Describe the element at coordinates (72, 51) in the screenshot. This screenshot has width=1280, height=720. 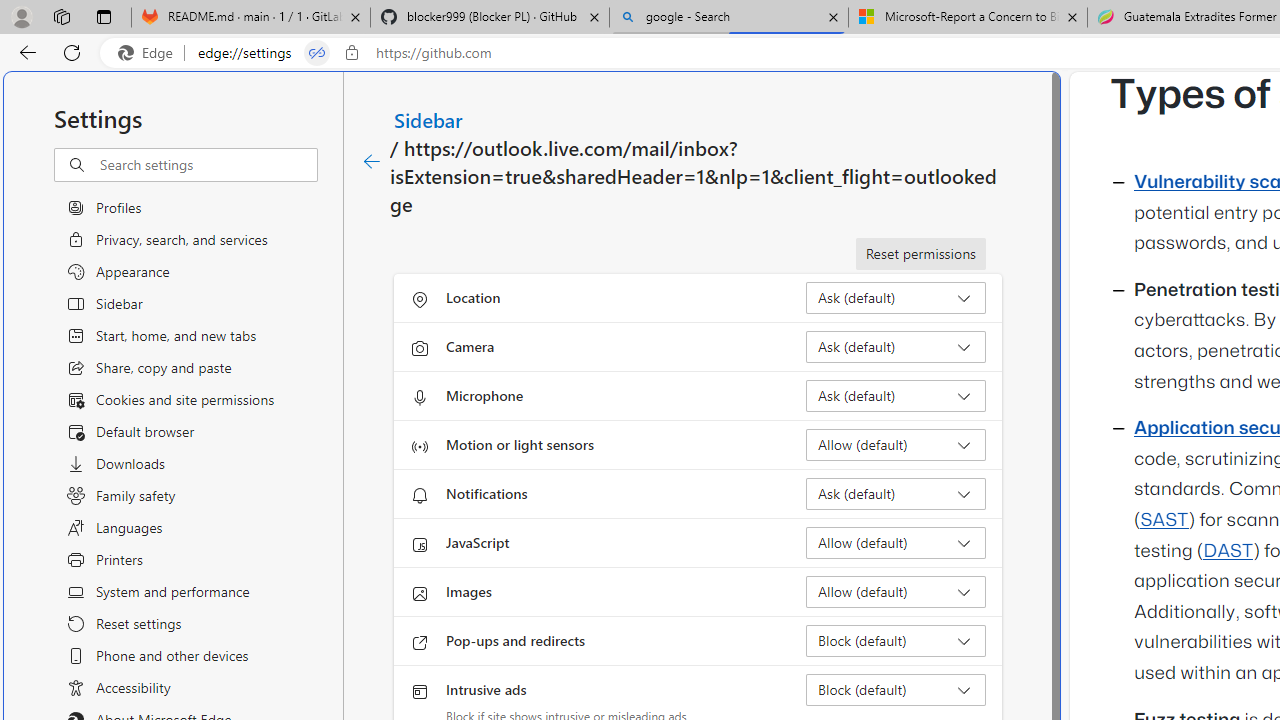
I see `'Refresh'` at that location.